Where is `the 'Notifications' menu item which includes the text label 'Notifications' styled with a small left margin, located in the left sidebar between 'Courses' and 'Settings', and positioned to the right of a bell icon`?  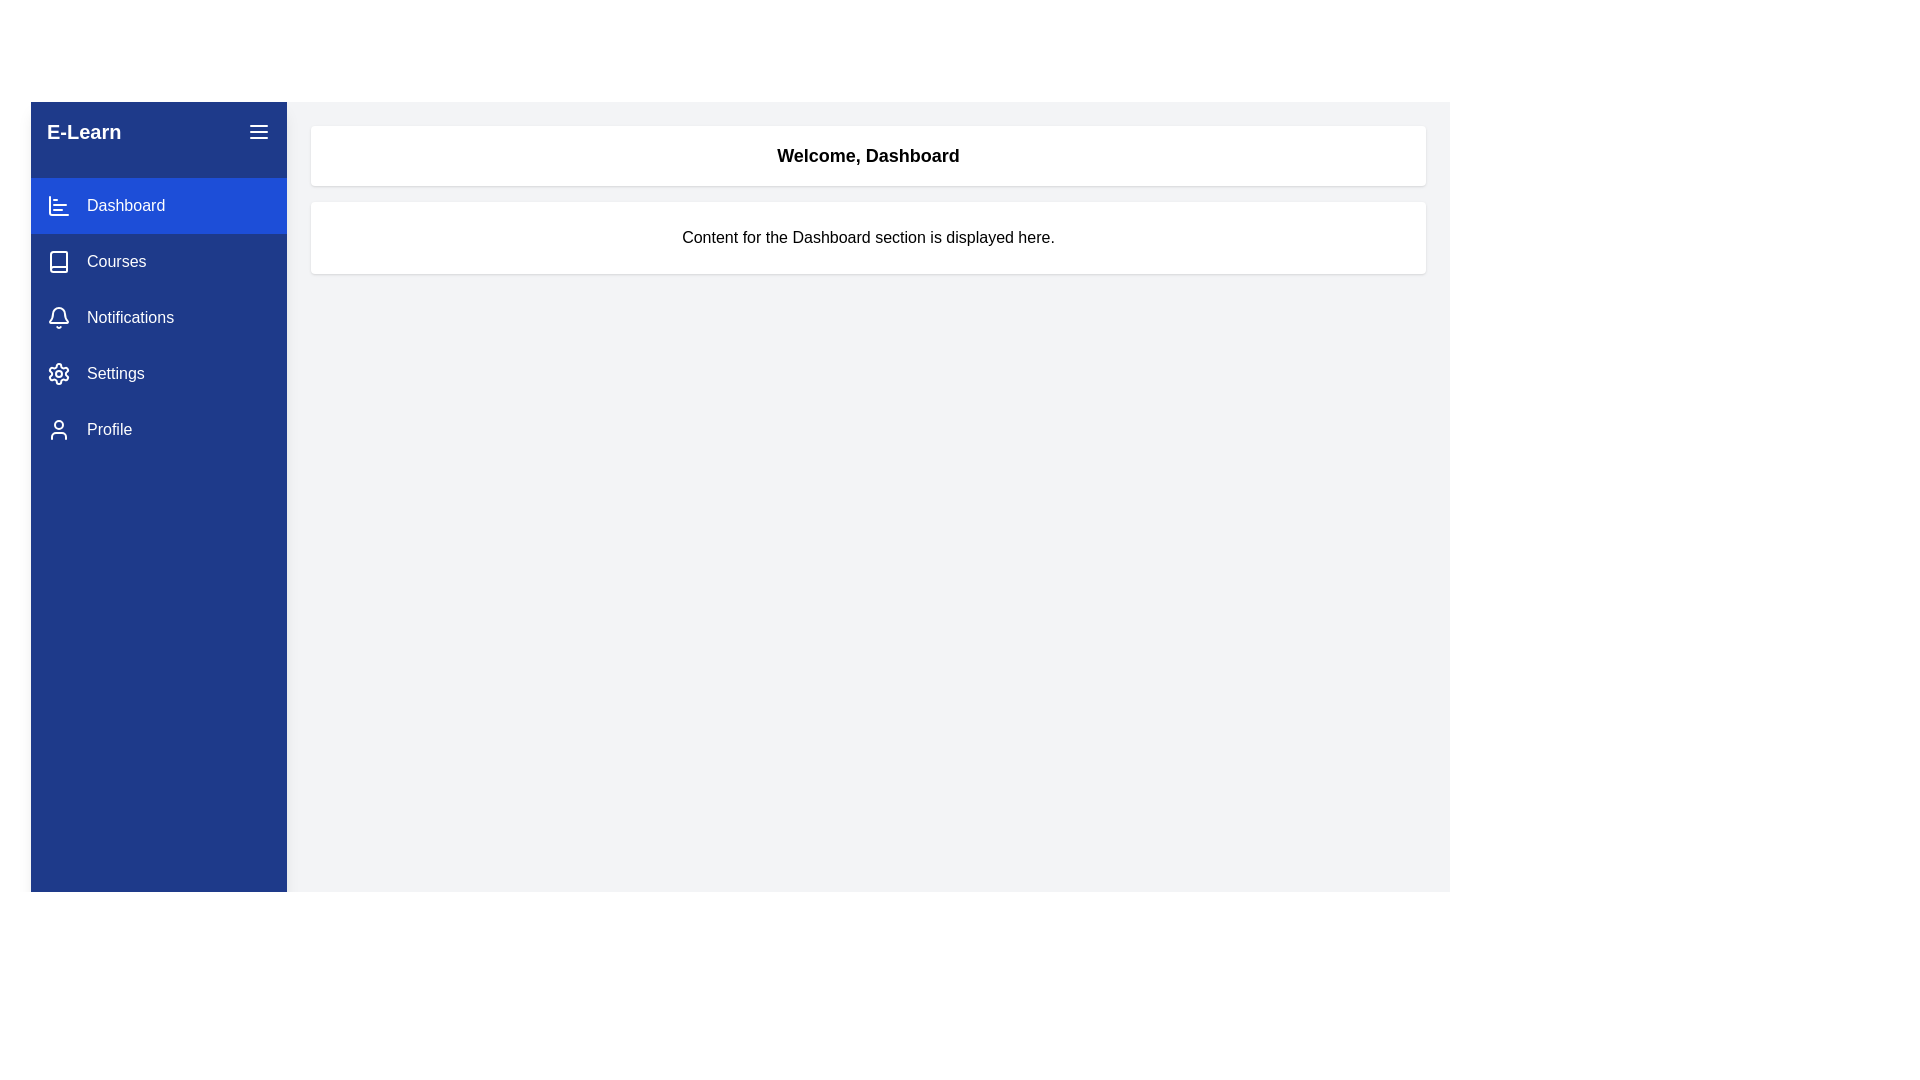 the 'Notifications' menu item which includes the text label 'Notifications' styled with a small left margin, located in the left sidebar between 'Courses' and 'Settings', and positioned to the right of a bell icon is located at coordinates (129, 316).